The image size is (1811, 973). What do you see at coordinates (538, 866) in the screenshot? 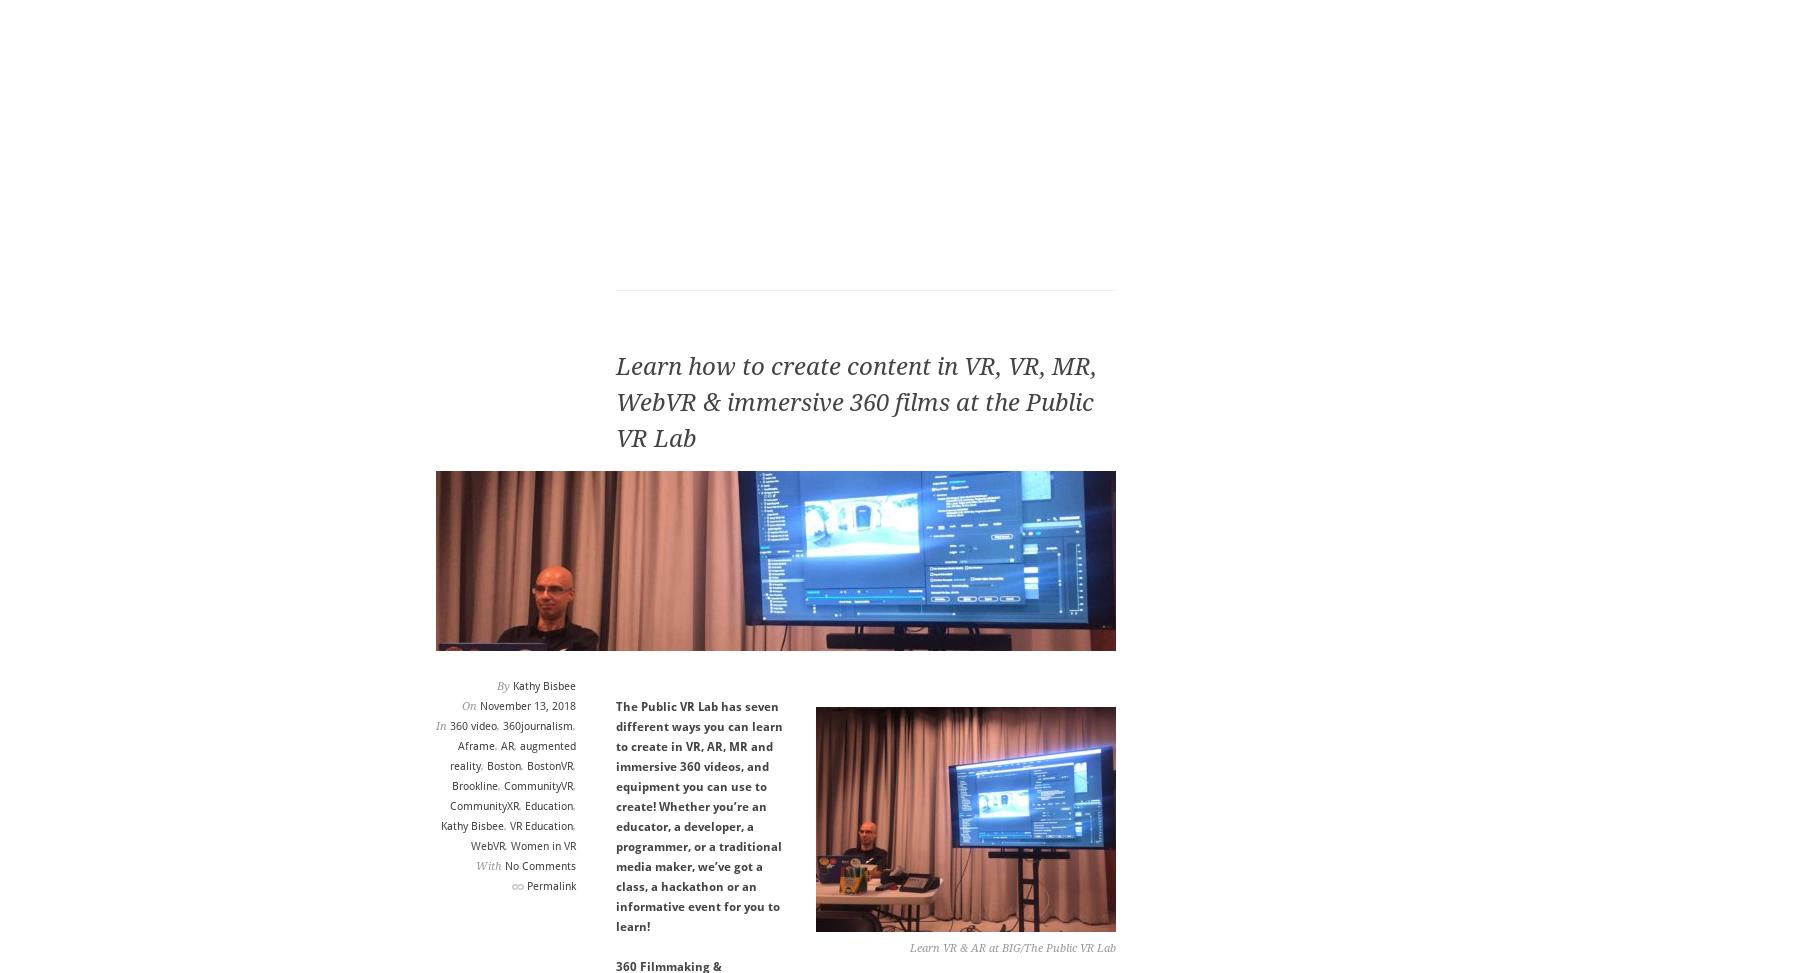
I see `'No Comments'` at bounding box center [538, 866].